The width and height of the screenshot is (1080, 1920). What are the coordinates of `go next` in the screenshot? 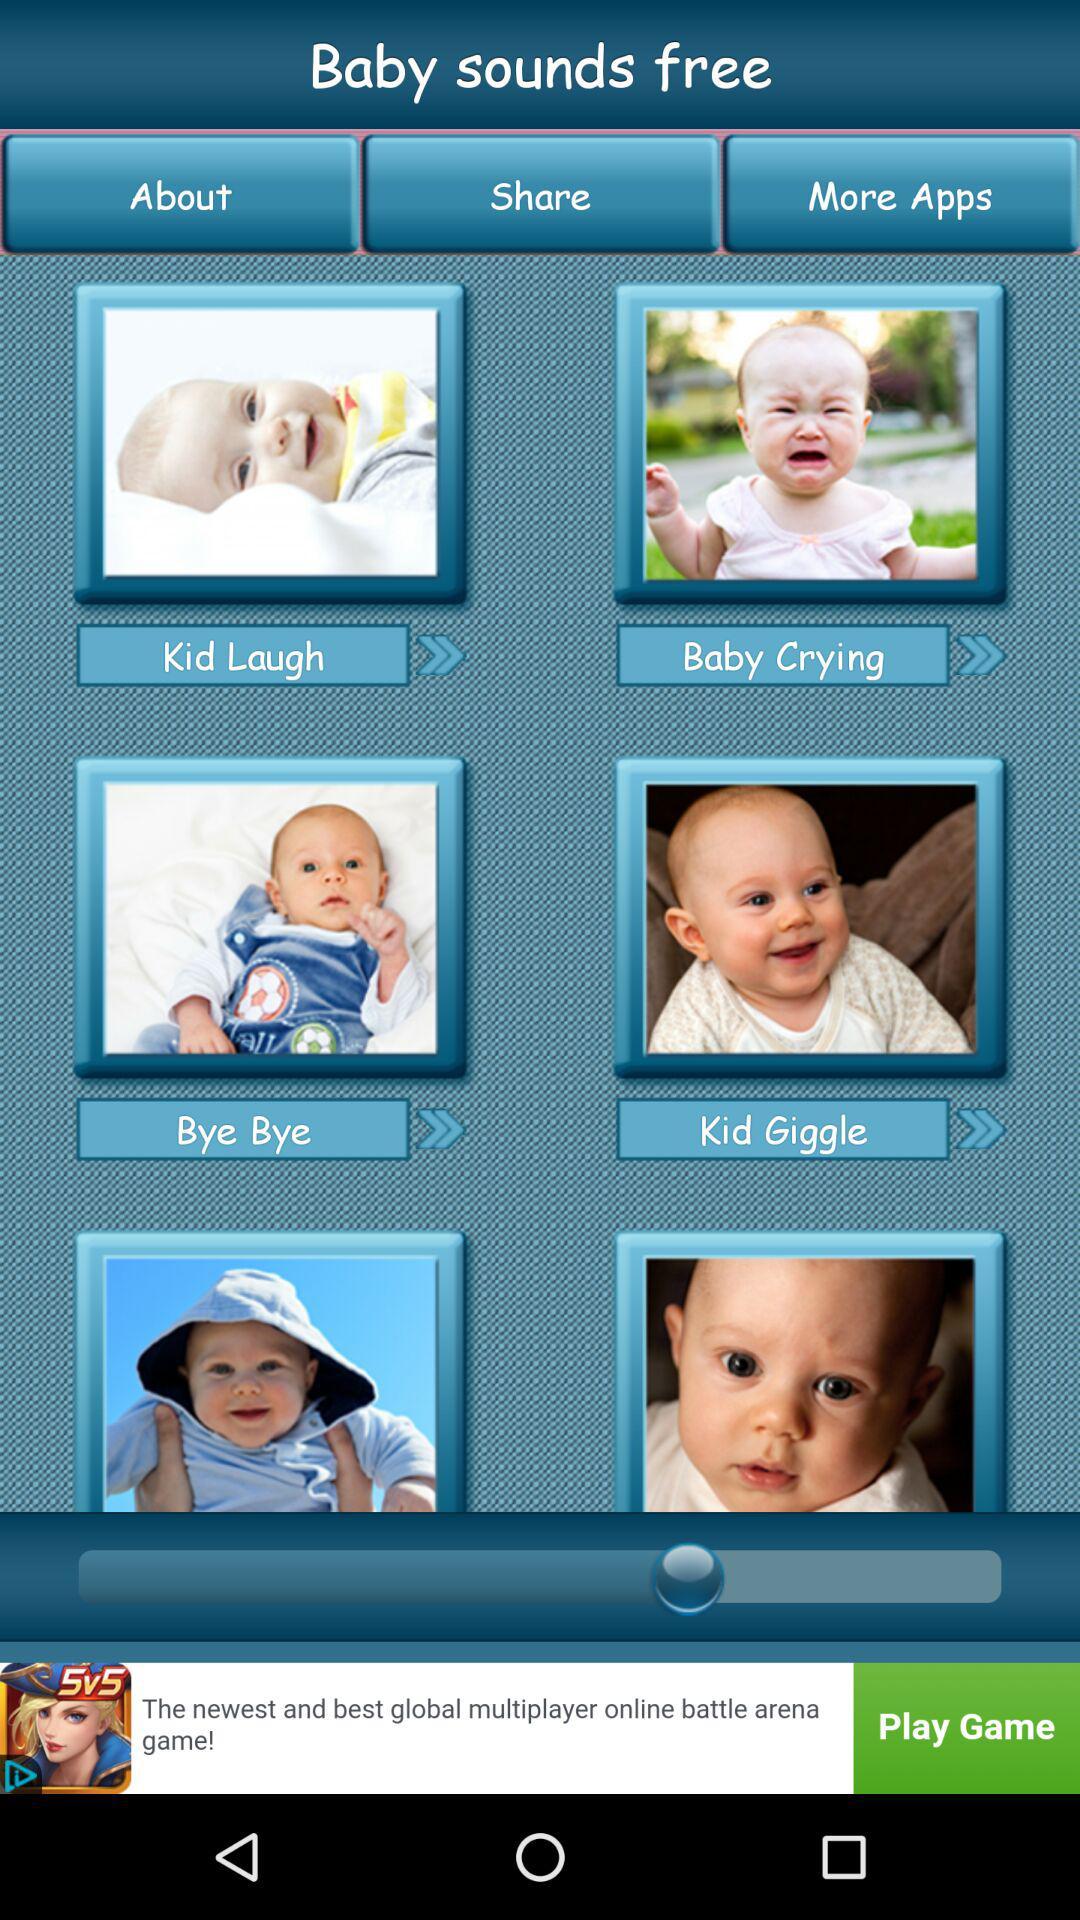 It's located at (439, 654).